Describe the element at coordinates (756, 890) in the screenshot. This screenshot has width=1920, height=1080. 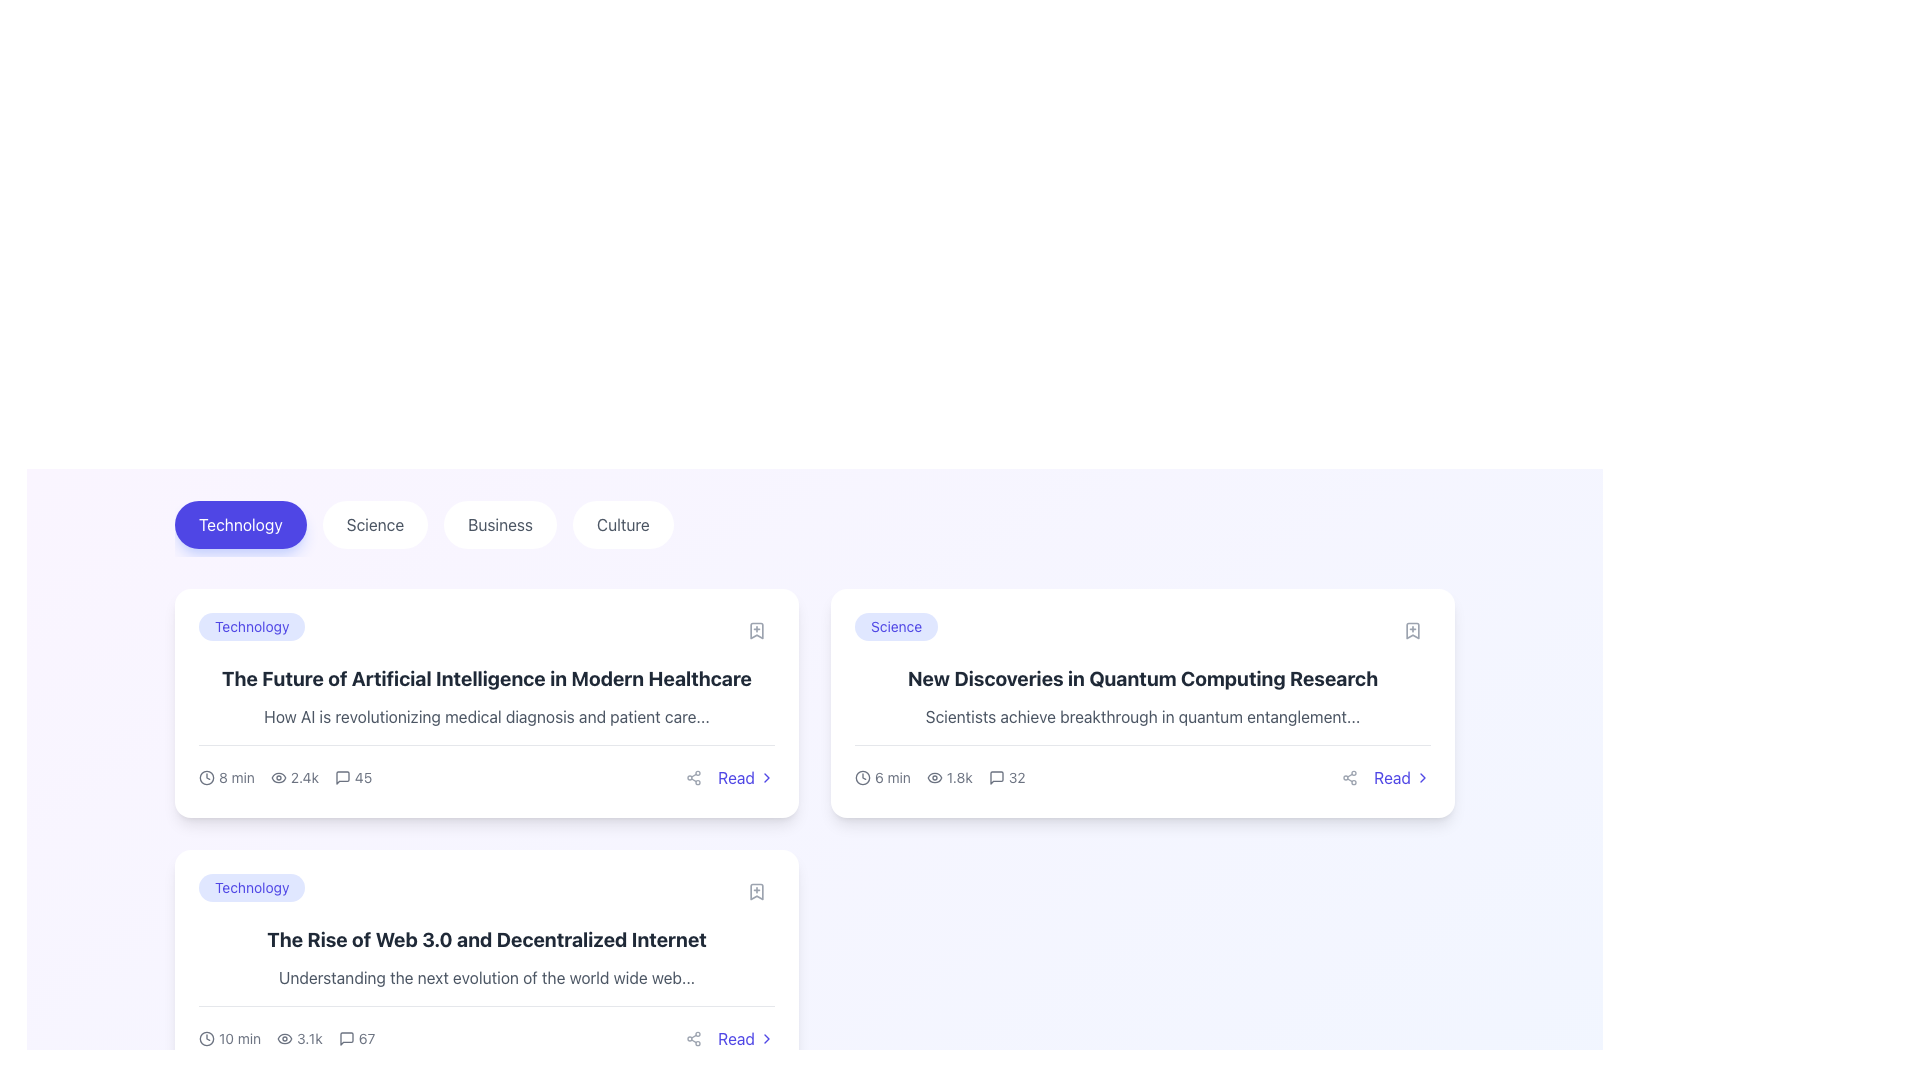
I see `the bookmark icon button with a '+' symbol located at the top-right corner of the article card titled 'The Rise of Web 3.0 and Decentralized Internet' to bookmark or save the article` at that location.